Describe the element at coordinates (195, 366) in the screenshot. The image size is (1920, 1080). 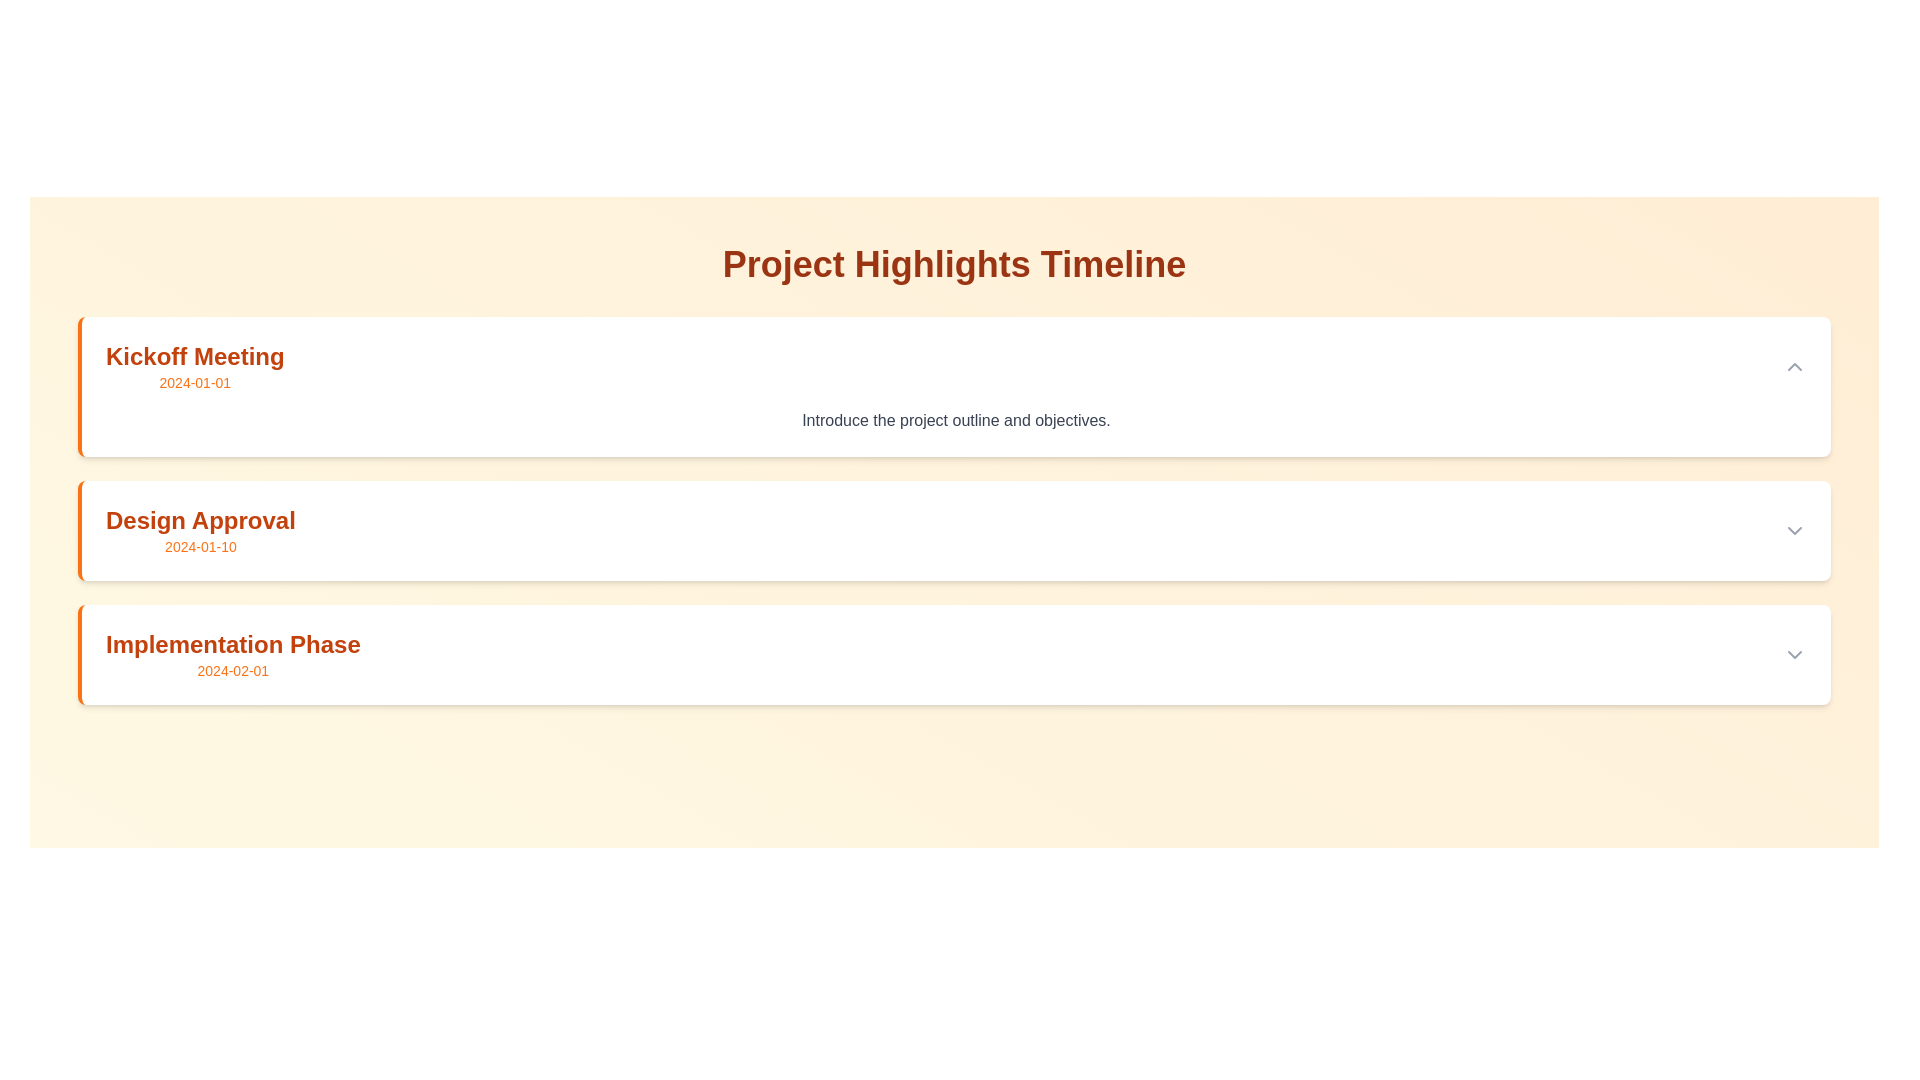
I see `the static text element displaying the title 'Kickoff Meeting' and the date '2024-01-01', which is located at the top of the list and styled in orange fonts` at that location.